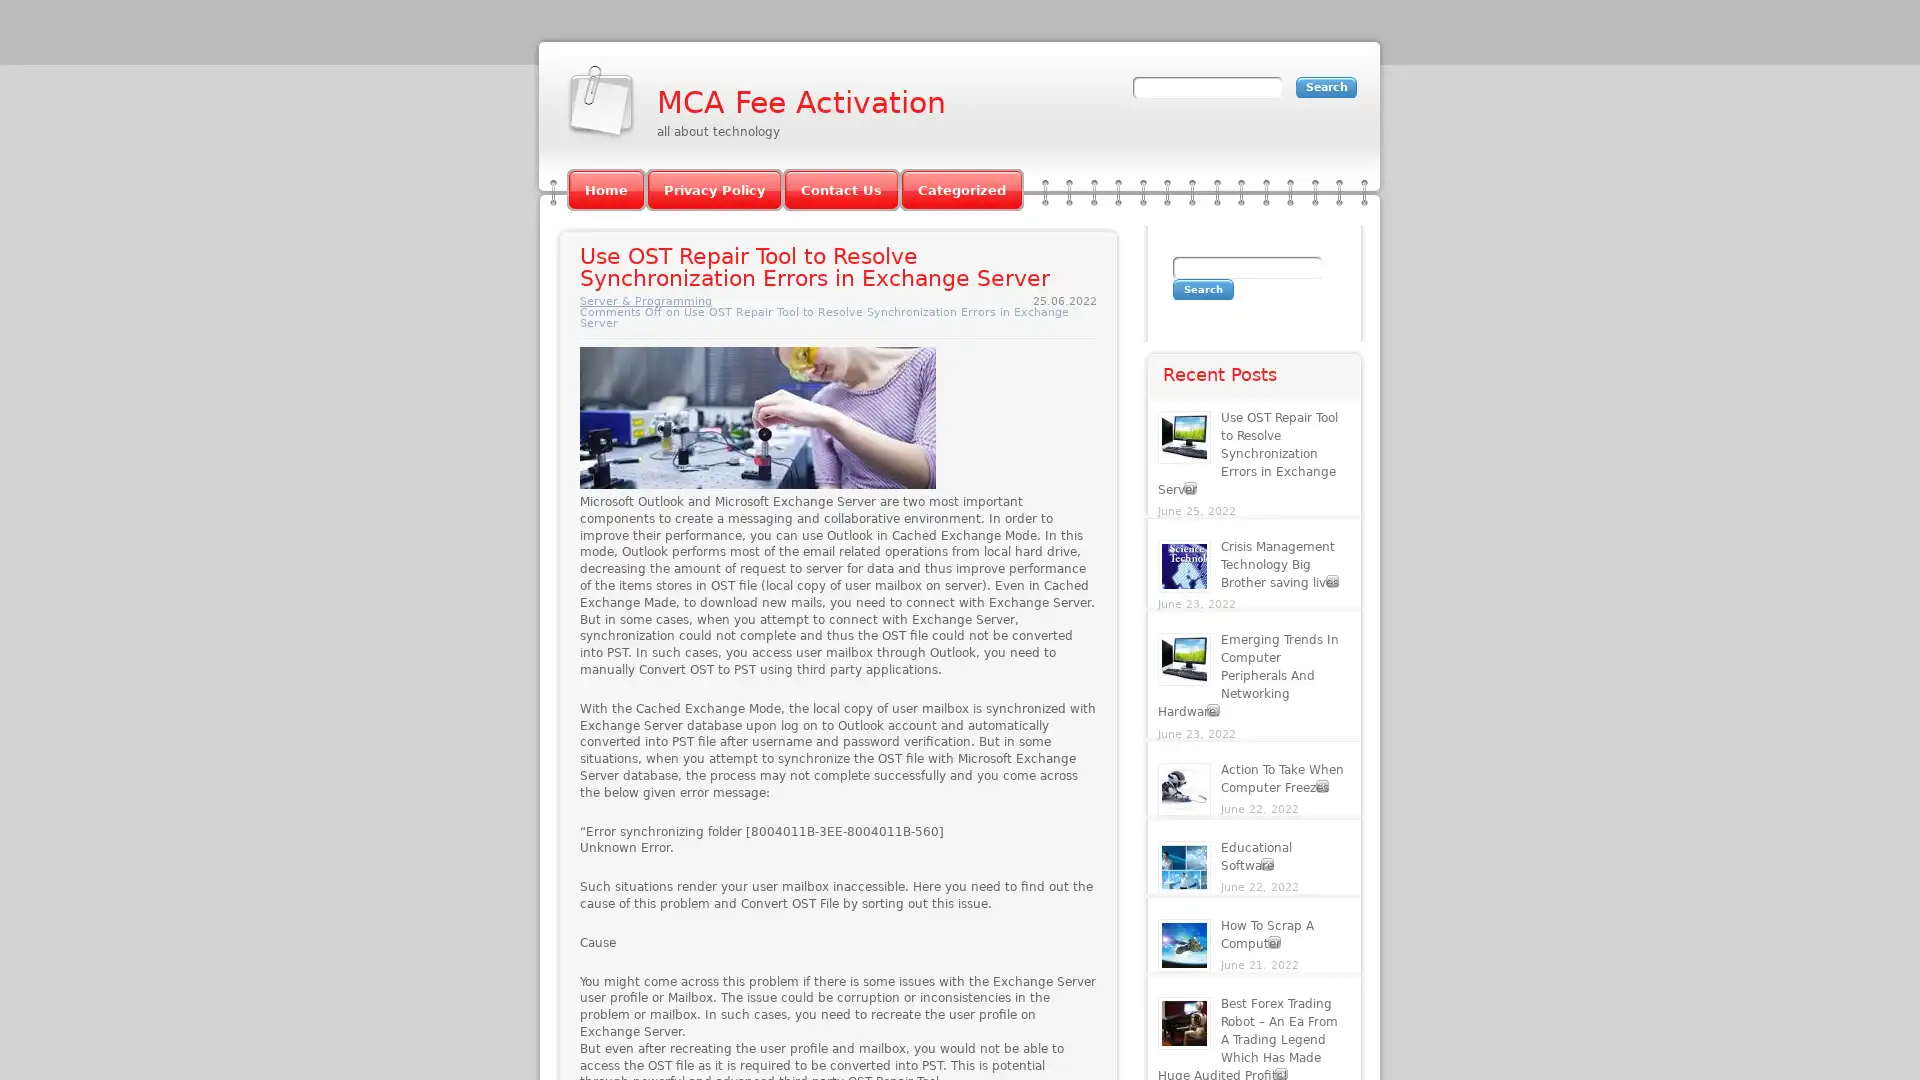 Image resolution: width=1920 pixels, height=1080 pixels. I want to click on Search, so click(1326, 86).